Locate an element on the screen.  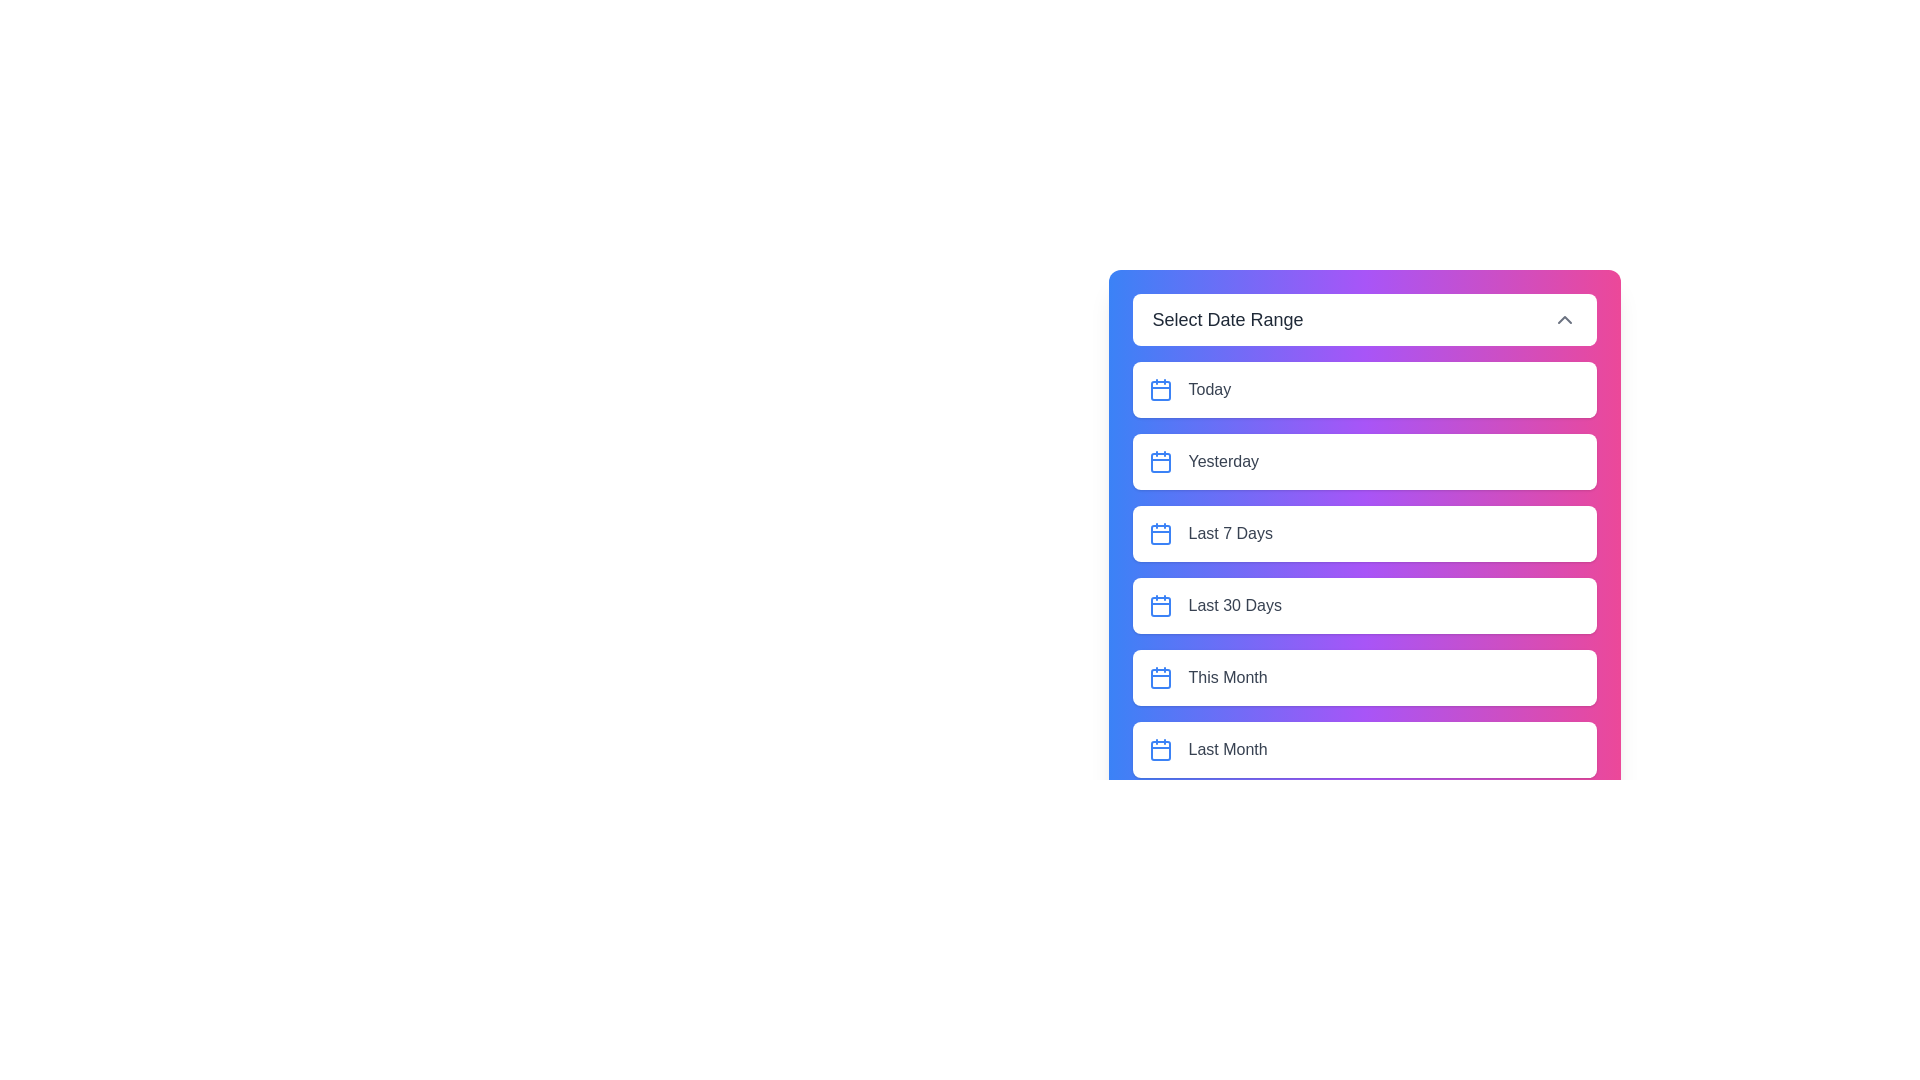
the date range option Today from the list is located at coordinates (1363, 389).